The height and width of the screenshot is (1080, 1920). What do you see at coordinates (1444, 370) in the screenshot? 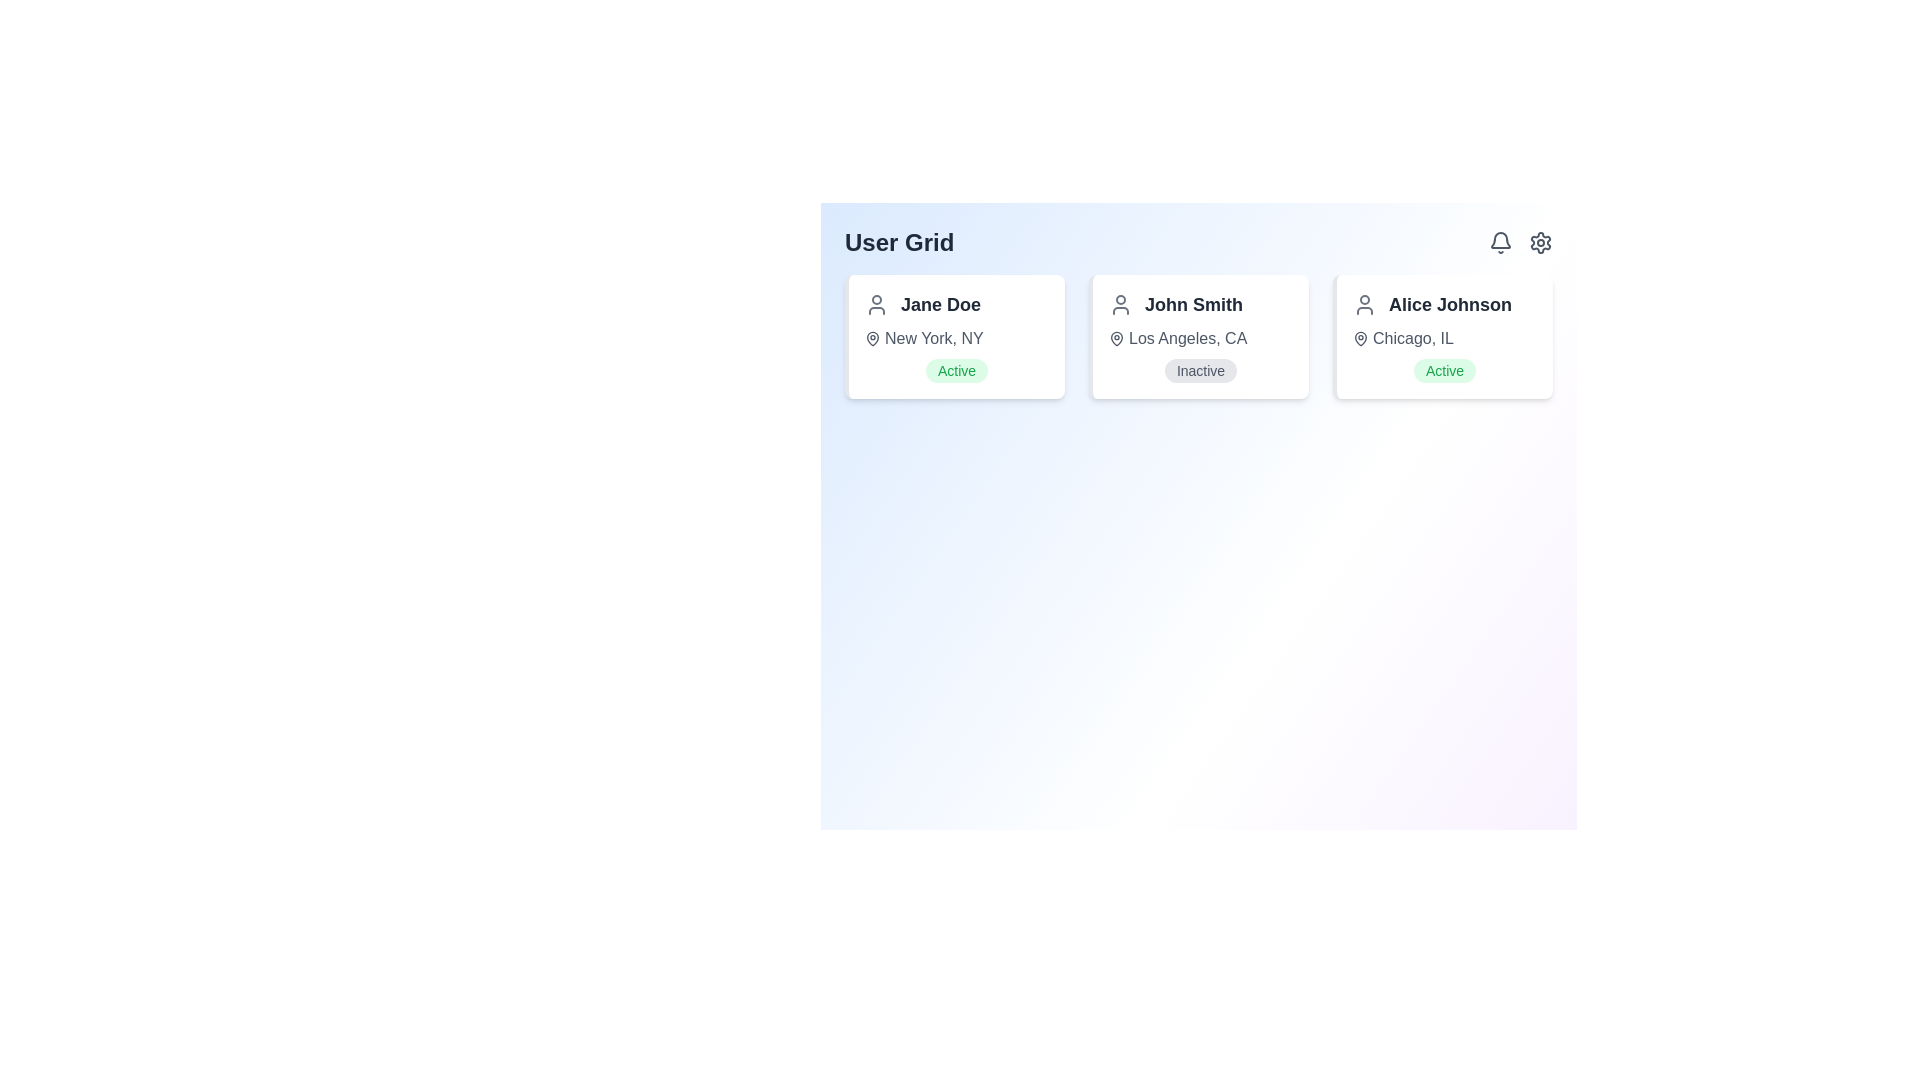
I see `the small, rounded rectangular tag with a light green background that displays the text 'Active' associated with 'Alice Johnson' in the user grid` at bounding box center [1444, 370].